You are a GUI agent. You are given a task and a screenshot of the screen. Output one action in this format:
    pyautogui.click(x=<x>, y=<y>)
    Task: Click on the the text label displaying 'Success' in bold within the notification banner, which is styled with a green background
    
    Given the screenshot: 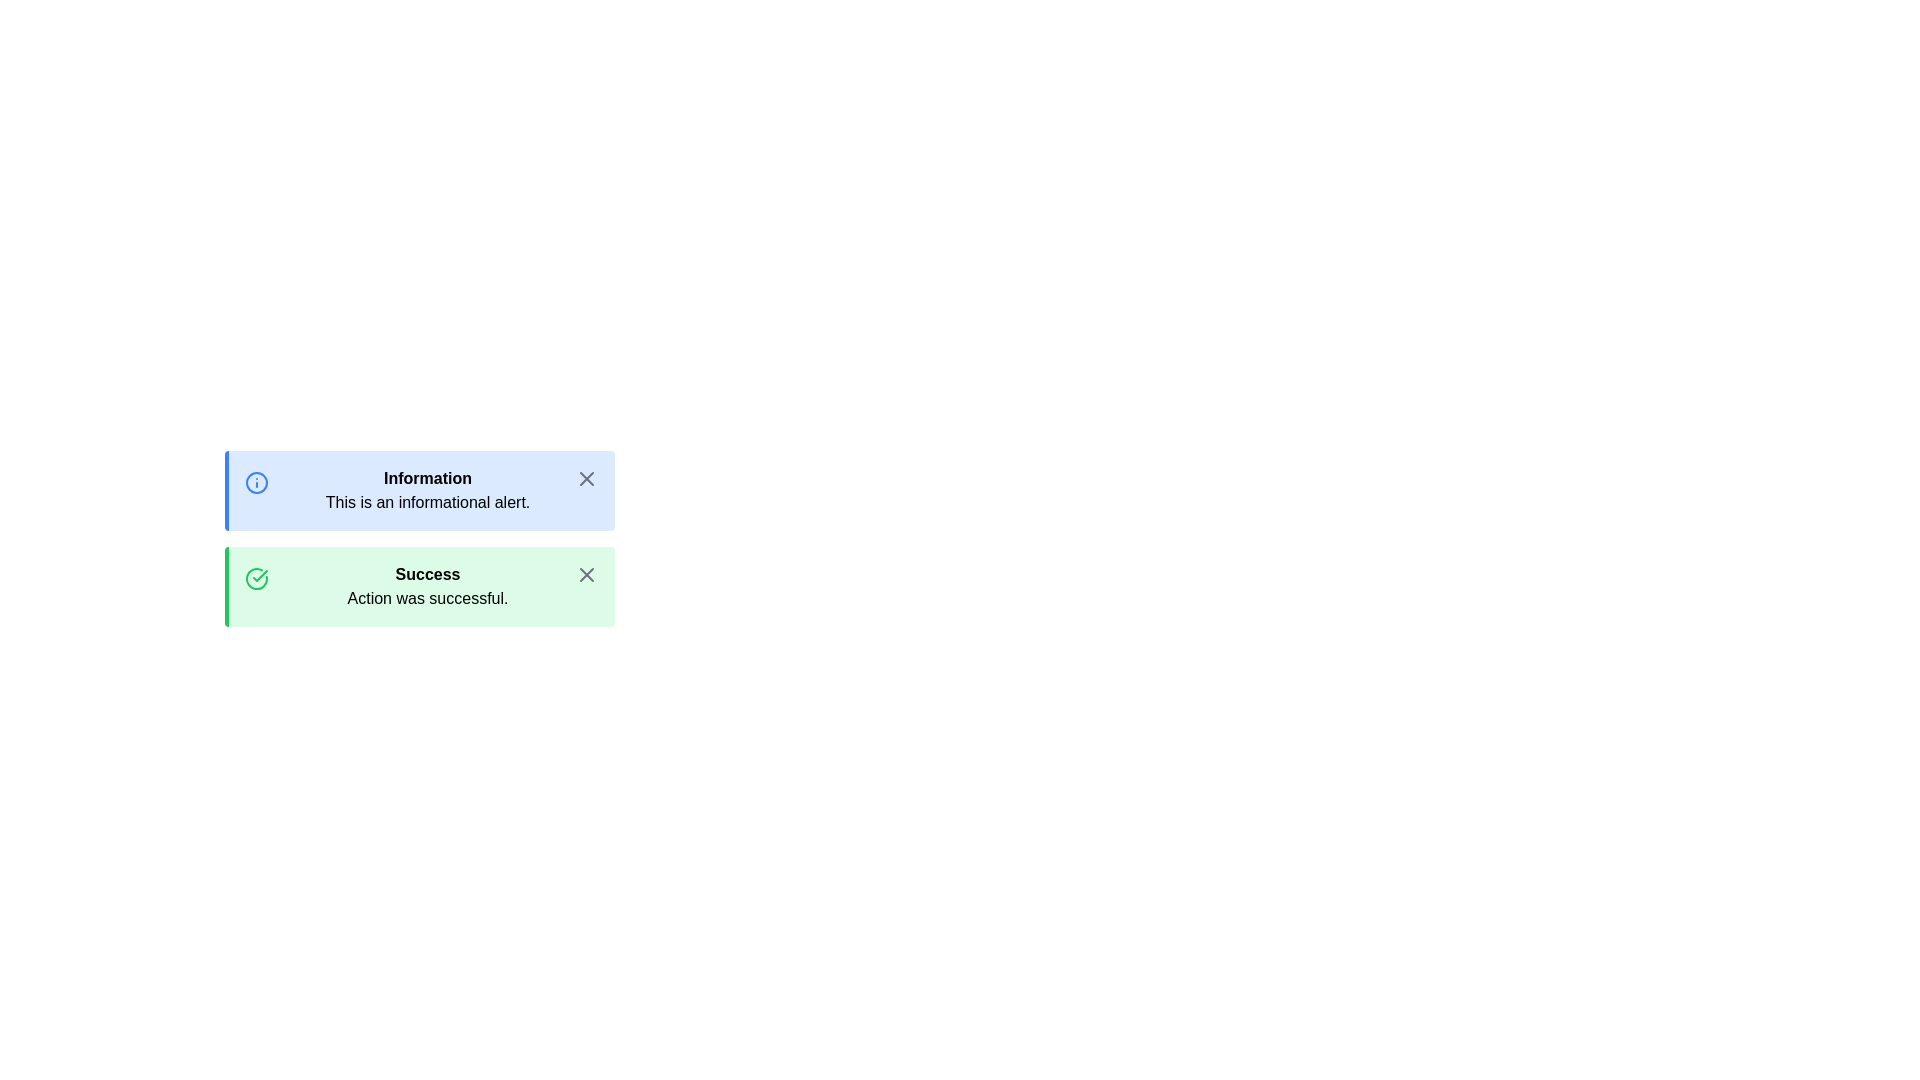 What is the action you would take?
    pyautogui.click(x=426, y=574)
    